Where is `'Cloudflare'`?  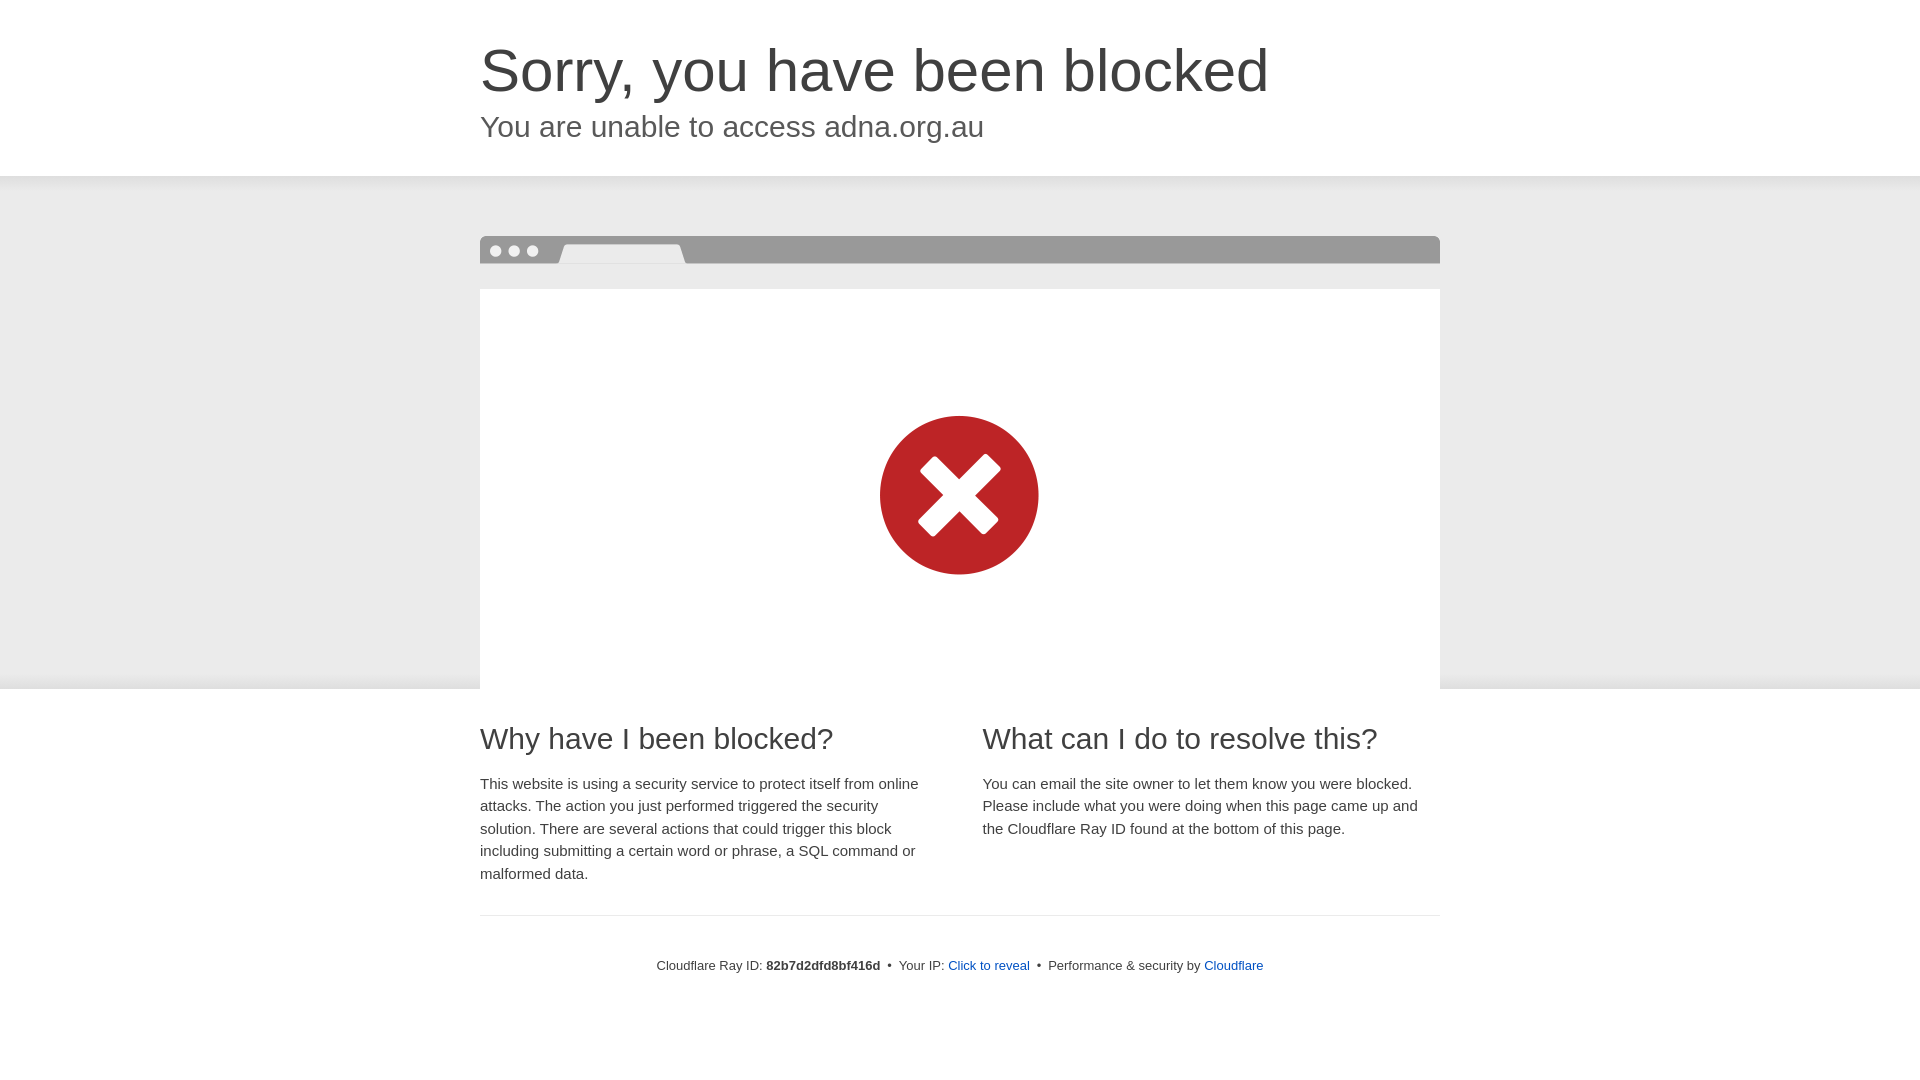
'Cloudflare' is located at coordinates (1232, 964).